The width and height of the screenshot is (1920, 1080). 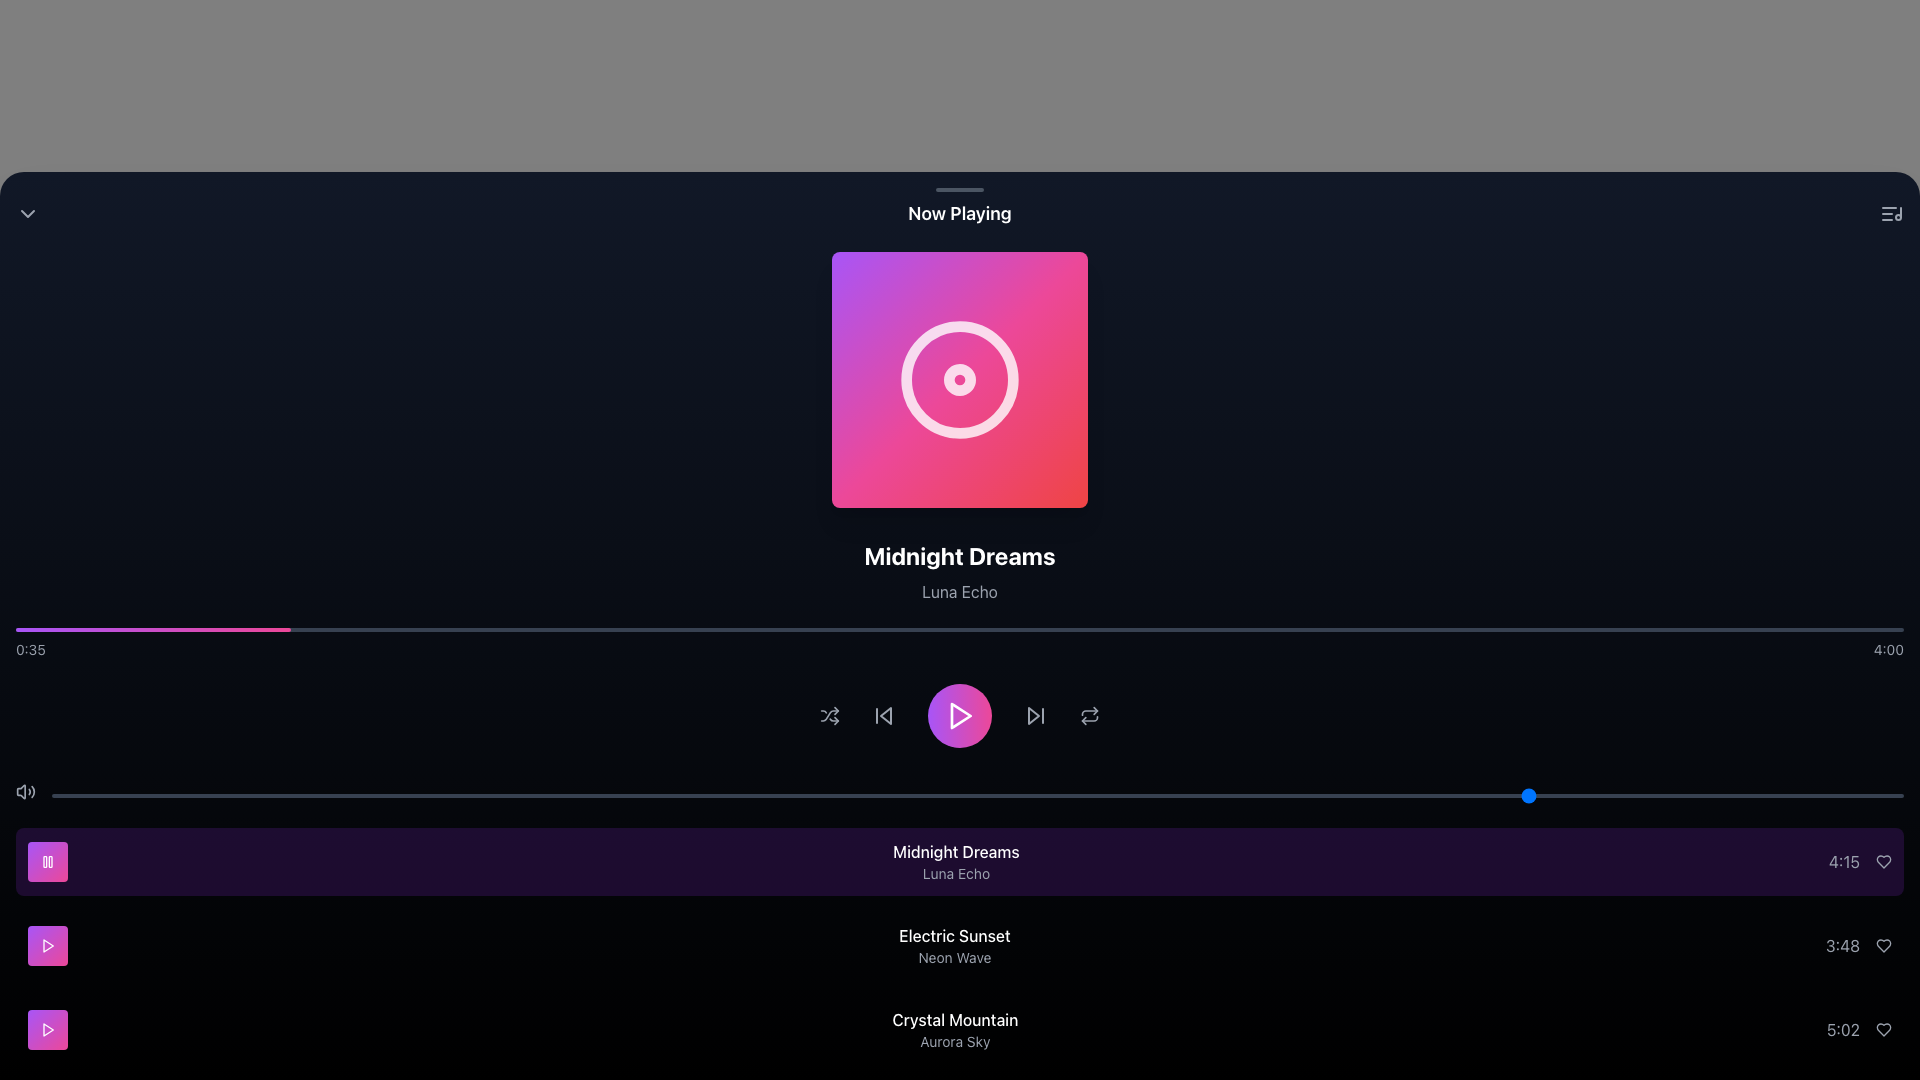 What do you see at coordinates (48, 945) in the screenshot?
I see `the play button icon, which is a triangle pointing to the right within a circular gradient background of purple to pink hues` at bounding box center [48, 945].